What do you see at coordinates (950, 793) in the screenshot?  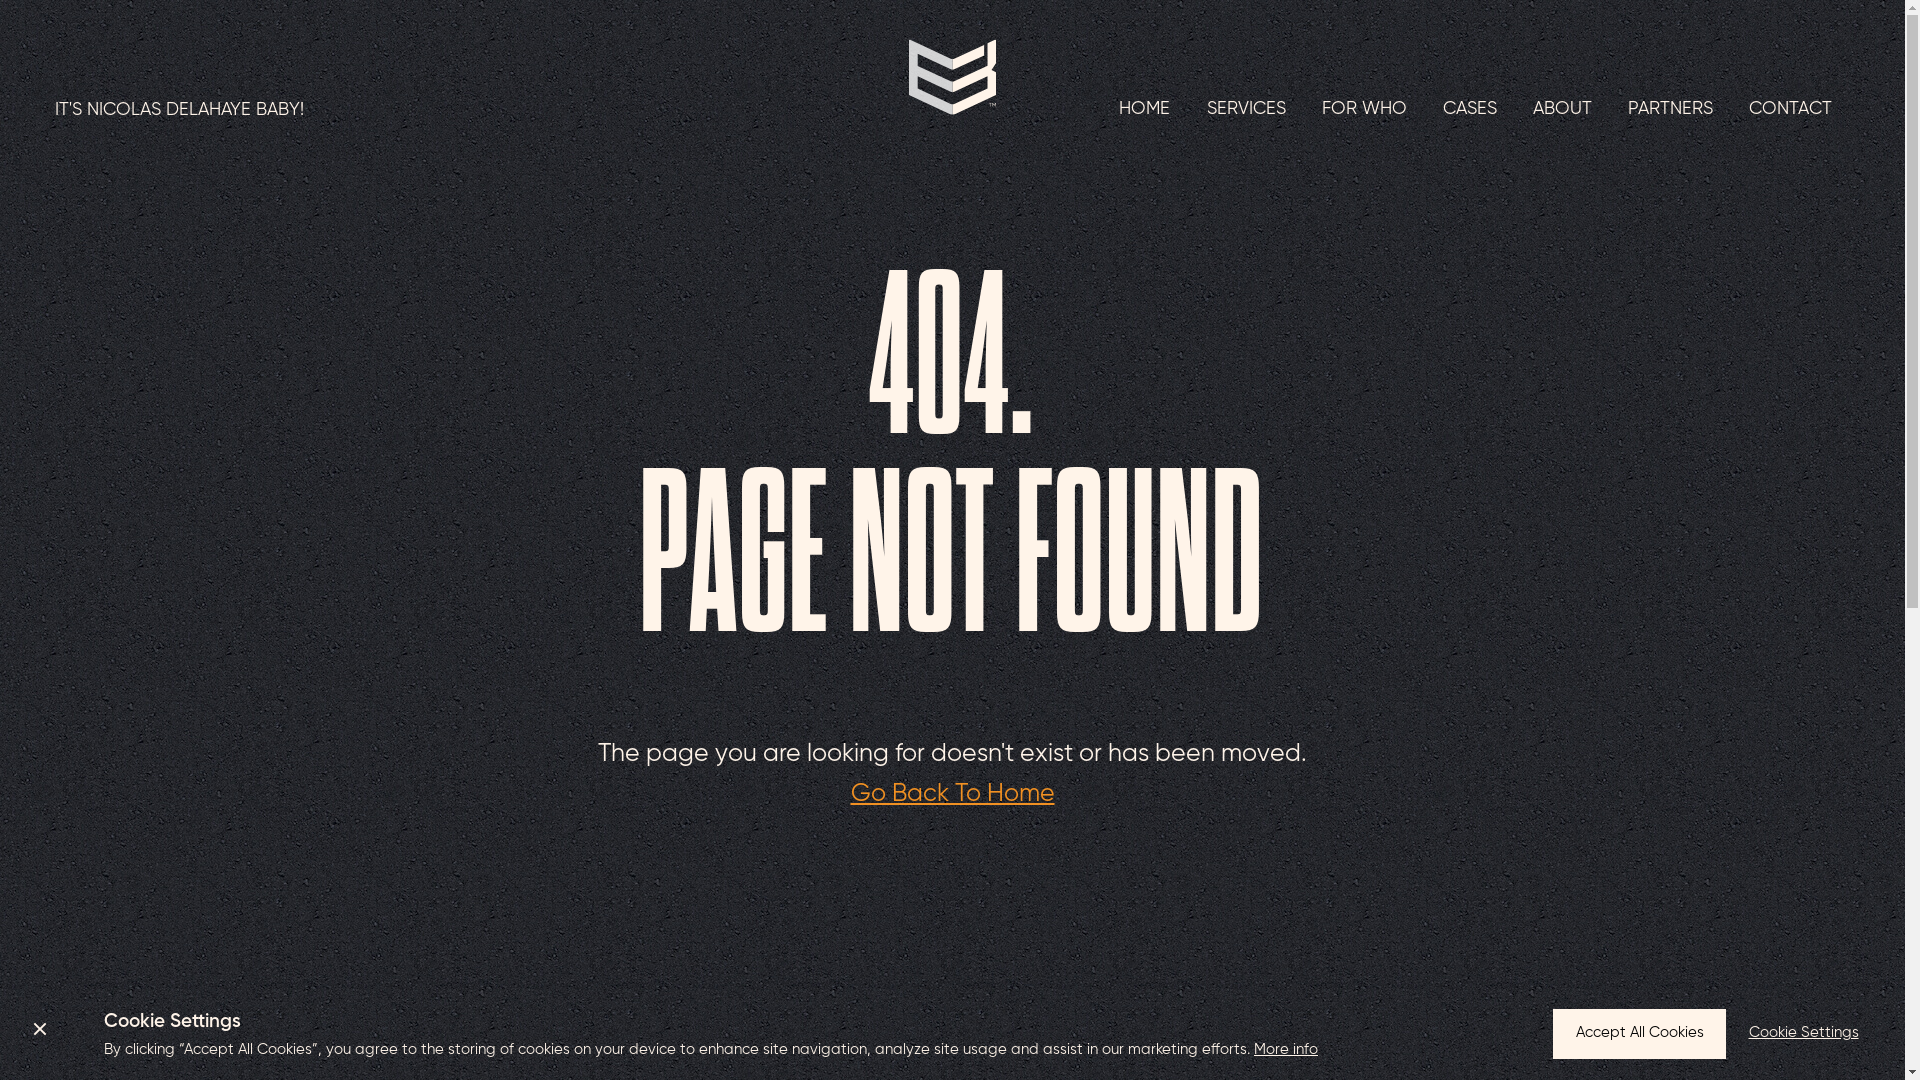 I see `'Go Back To Home'` at bounding box center [950, 793].